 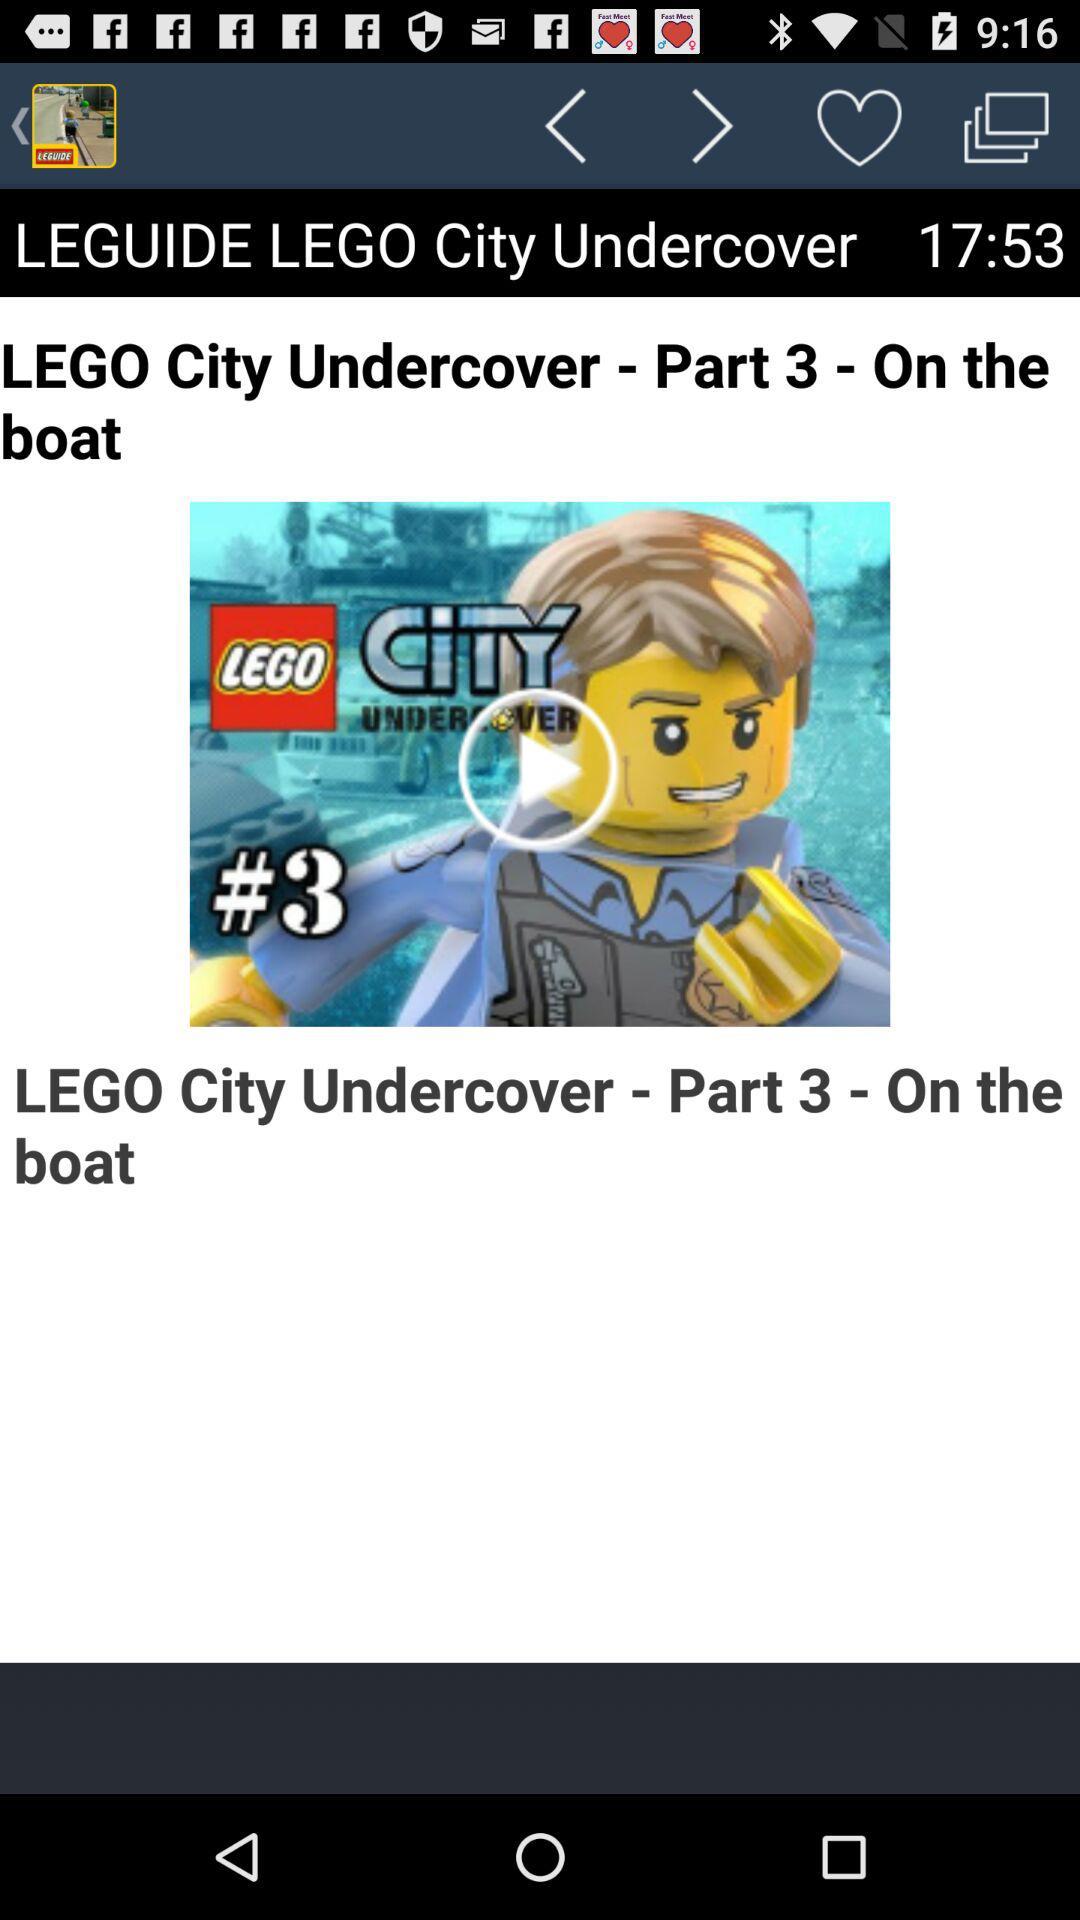 What do you see at coordinates (711, 124) in the screenshot?
I see `the app above the leguide lego city item` at bounding box center [711, 124].